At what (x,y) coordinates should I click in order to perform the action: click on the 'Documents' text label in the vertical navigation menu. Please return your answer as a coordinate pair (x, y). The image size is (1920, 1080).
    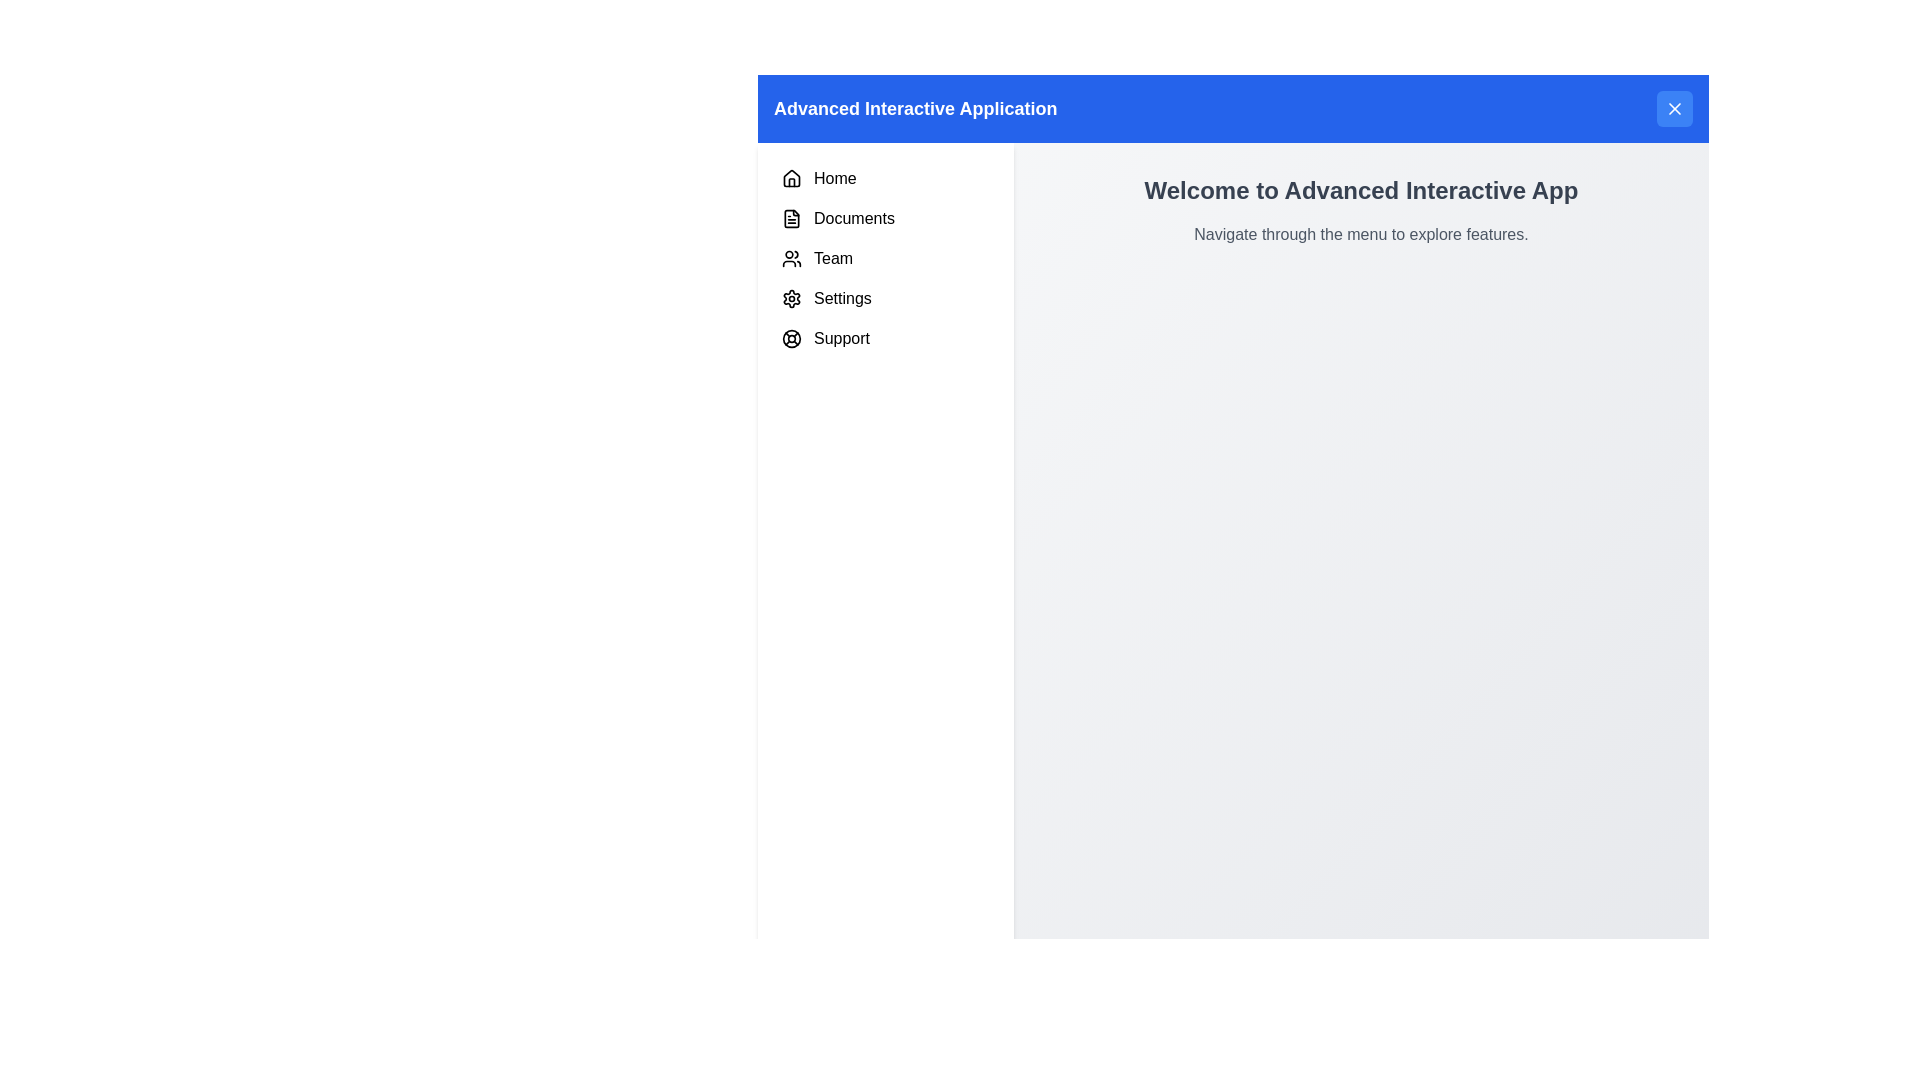
    Looking at the image, I should click on (854, 219).